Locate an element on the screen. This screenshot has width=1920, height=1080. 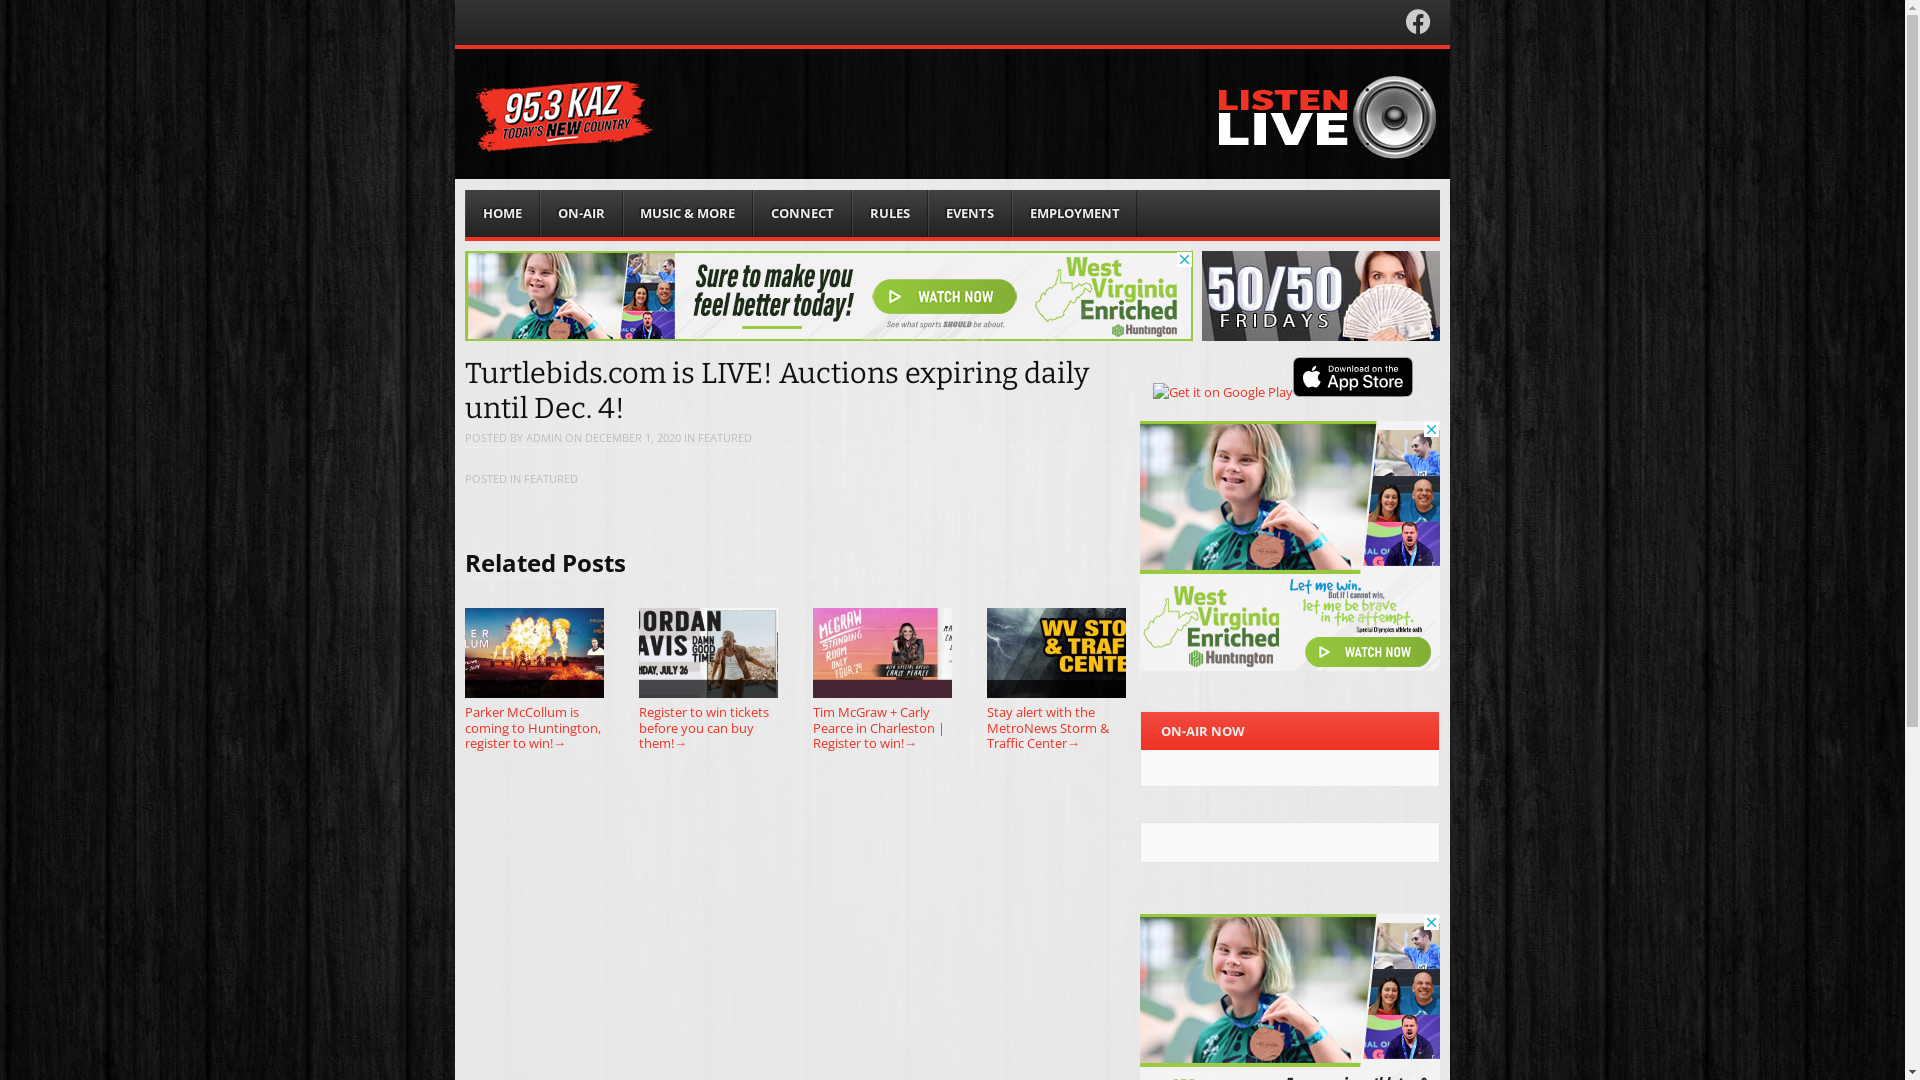
'ON-AIR' is located at coordinates (580, 213).